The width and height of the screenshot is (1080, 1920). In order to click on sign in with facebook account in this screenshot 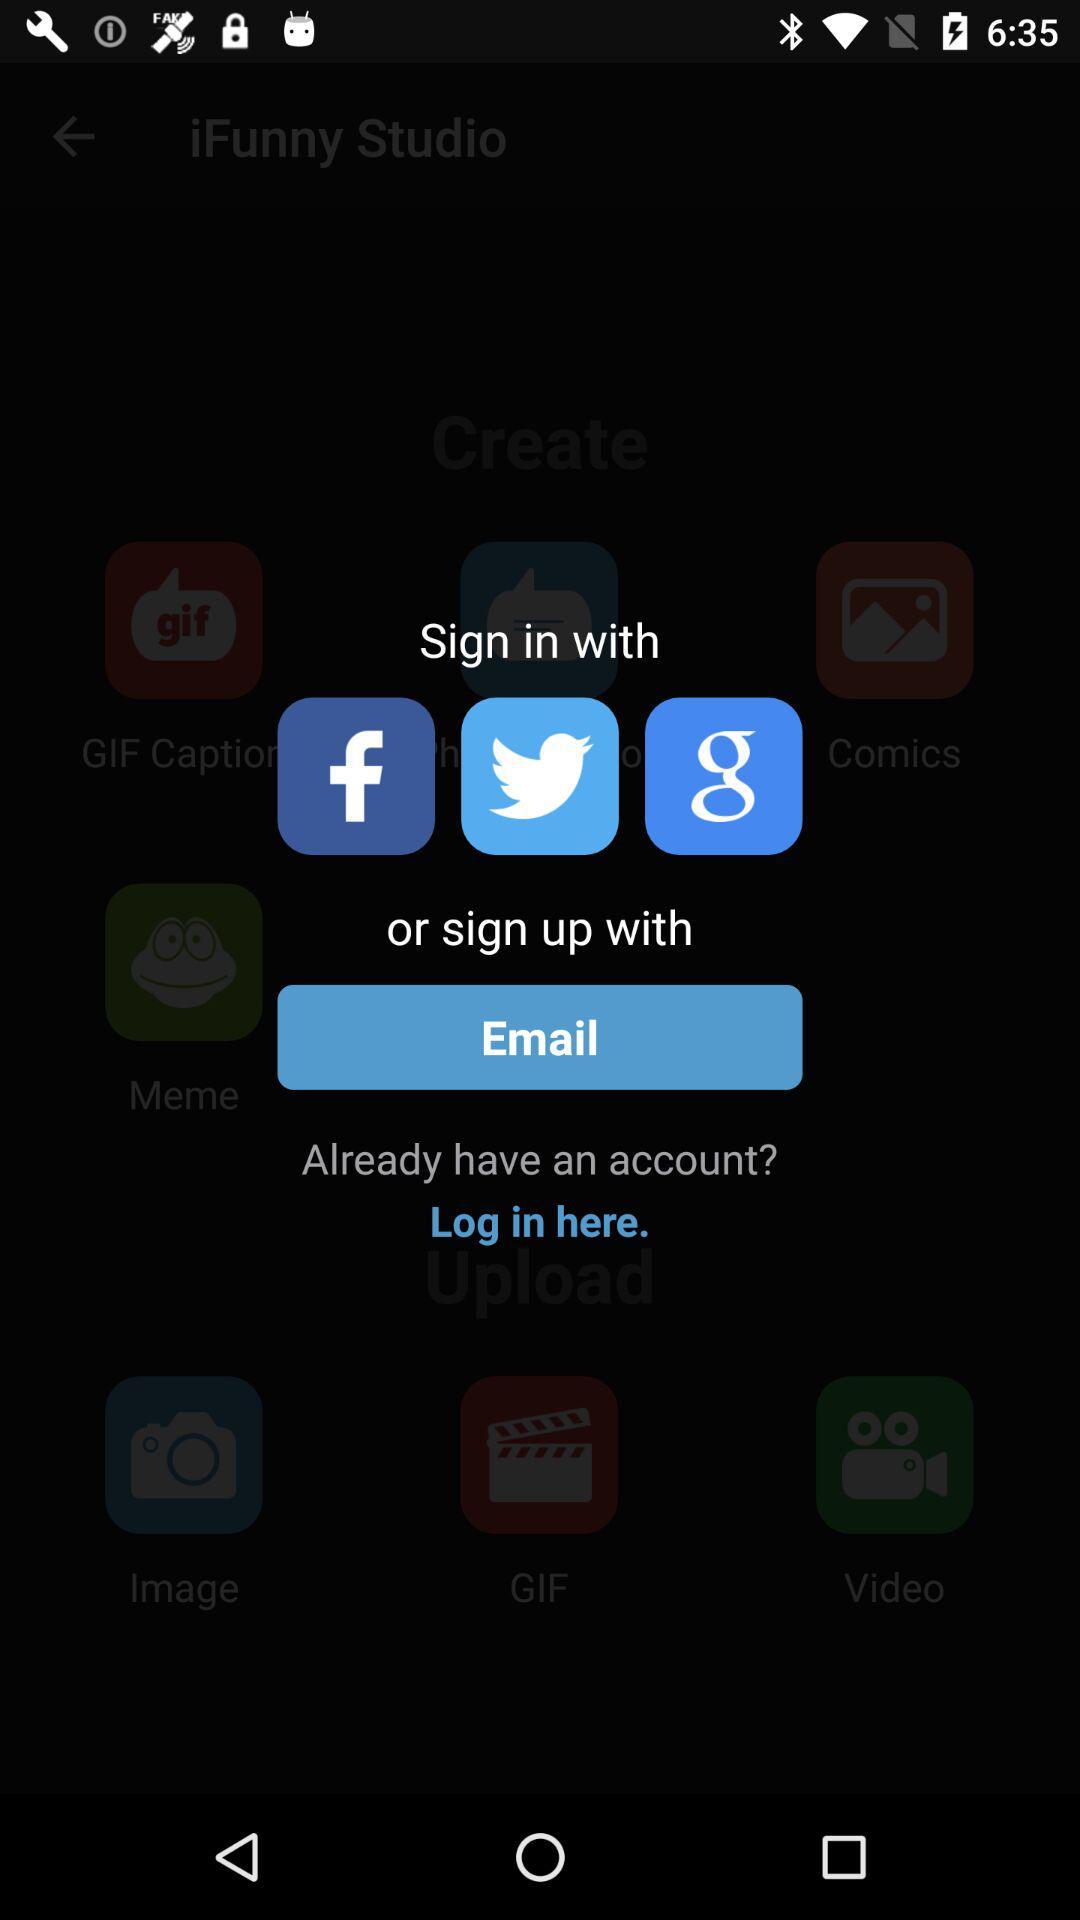, I will do `click(355, 775)`.